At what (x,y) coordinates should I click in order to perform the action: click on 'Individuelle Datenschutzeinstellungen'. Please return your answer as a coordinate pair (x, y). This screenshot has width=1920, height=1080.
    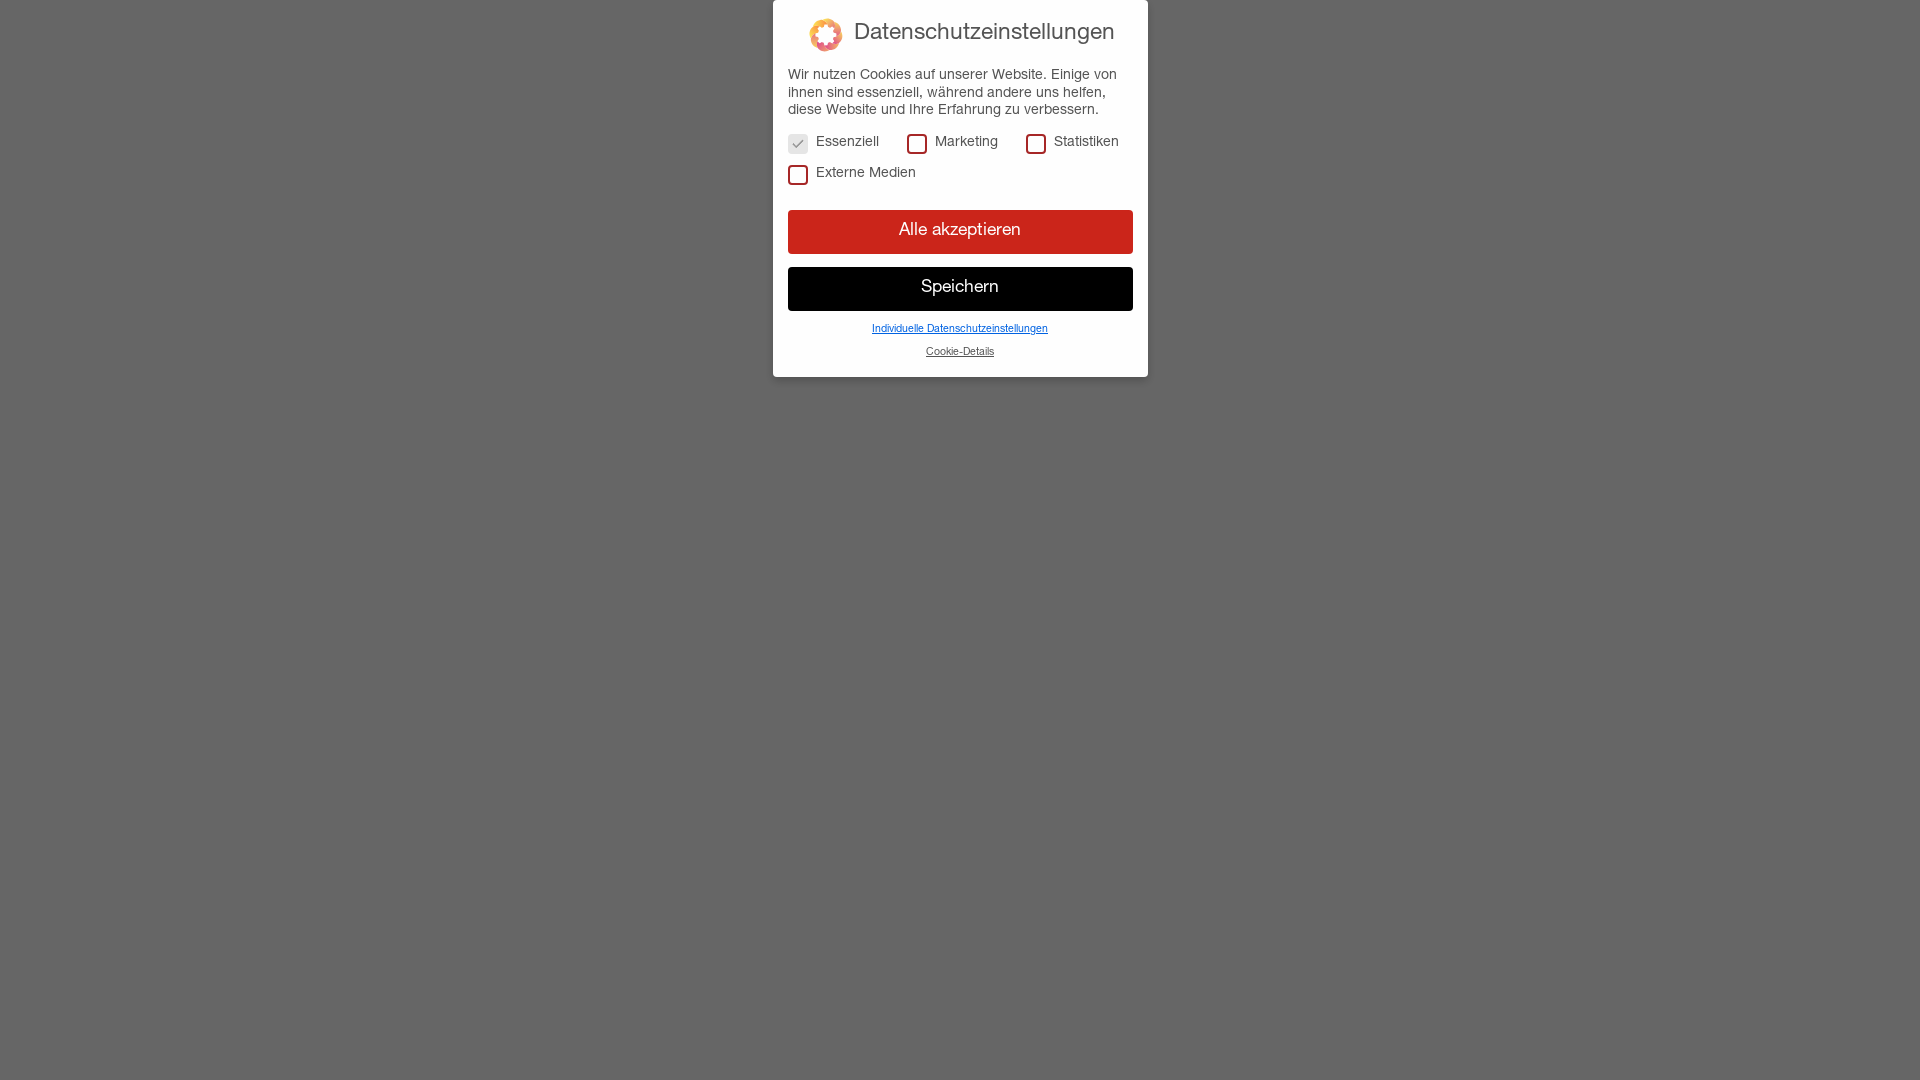
    Looking at the image, I should click on (872, 329).